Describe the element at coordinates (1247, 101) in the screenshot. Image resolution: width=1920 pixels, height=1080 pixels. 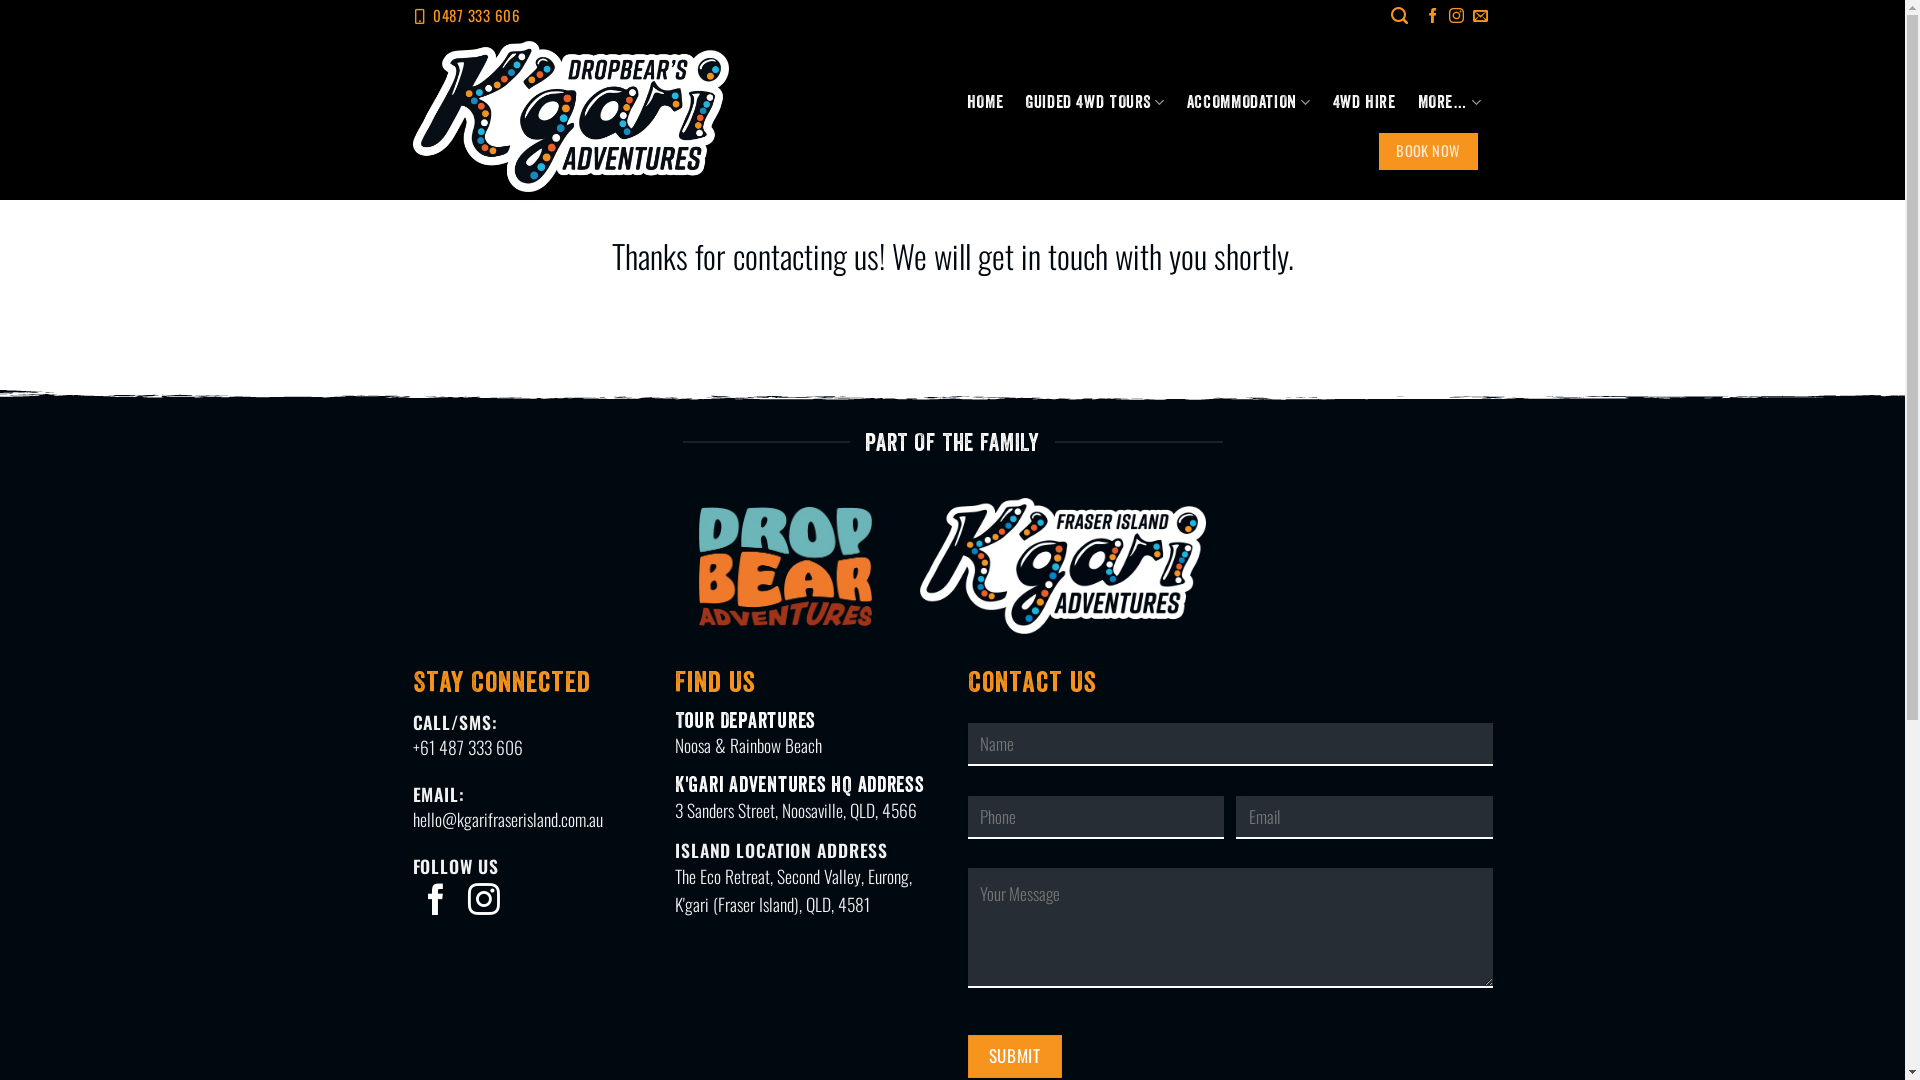
I see `'ACCOMMODATION'` at that location.